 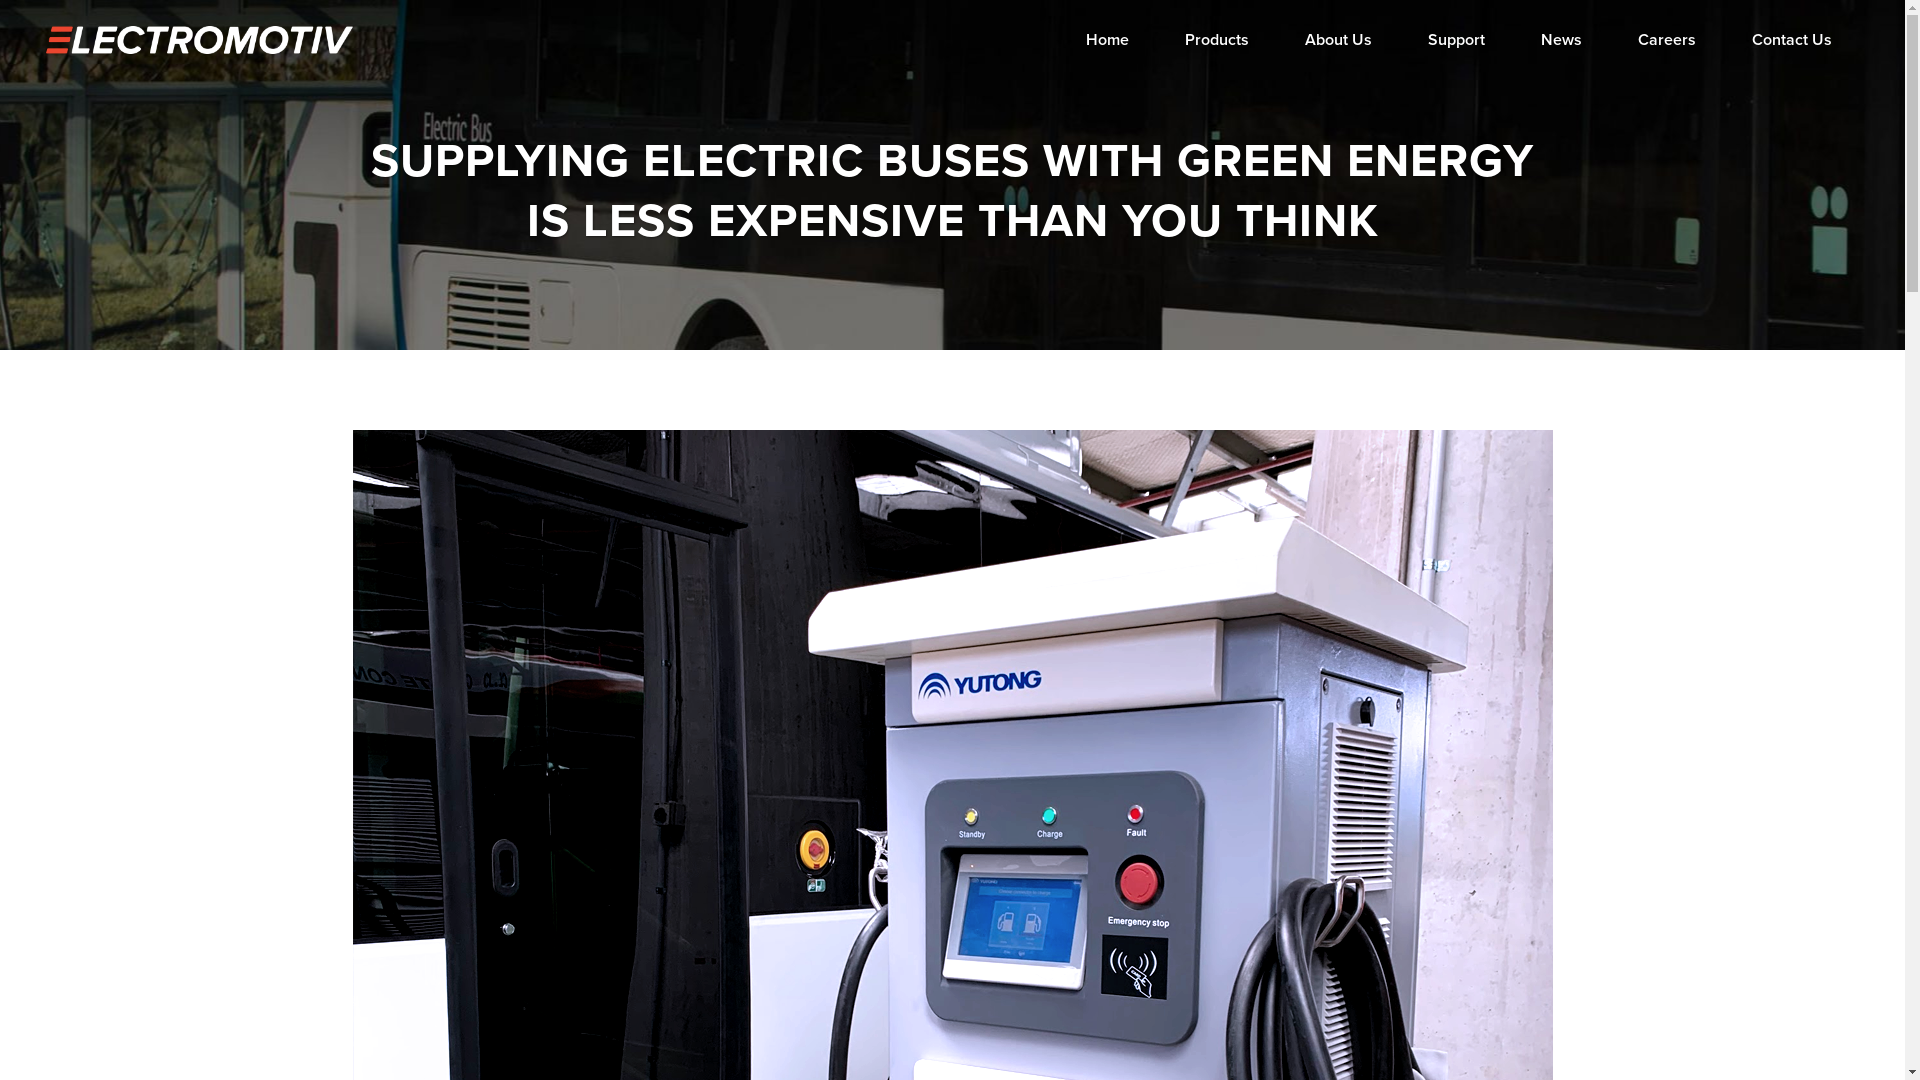 What do you see at coordinates (1456, 39) in the screenshot?
I see `'Support'` at bounding box center [1456, 39].